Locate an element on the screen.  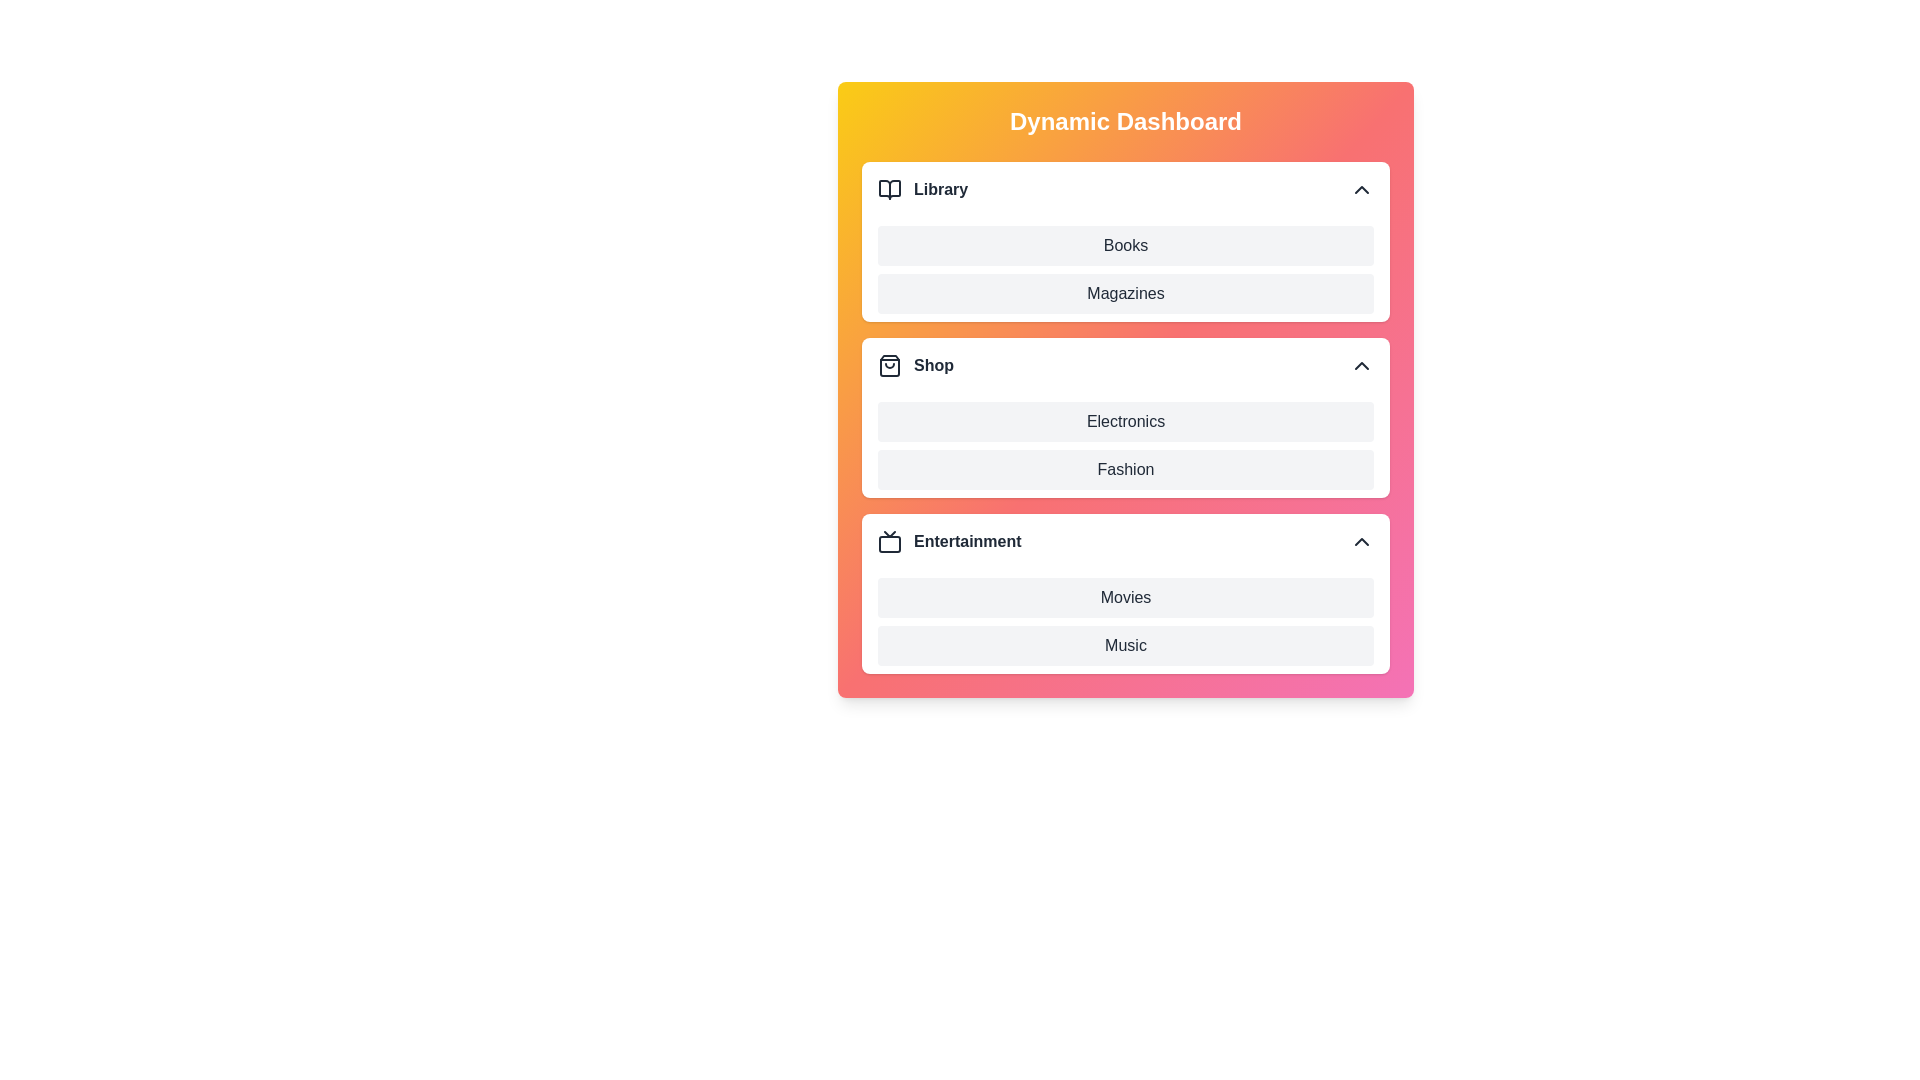
the item Magazines in the section Library is located at coordinates (878, 293).